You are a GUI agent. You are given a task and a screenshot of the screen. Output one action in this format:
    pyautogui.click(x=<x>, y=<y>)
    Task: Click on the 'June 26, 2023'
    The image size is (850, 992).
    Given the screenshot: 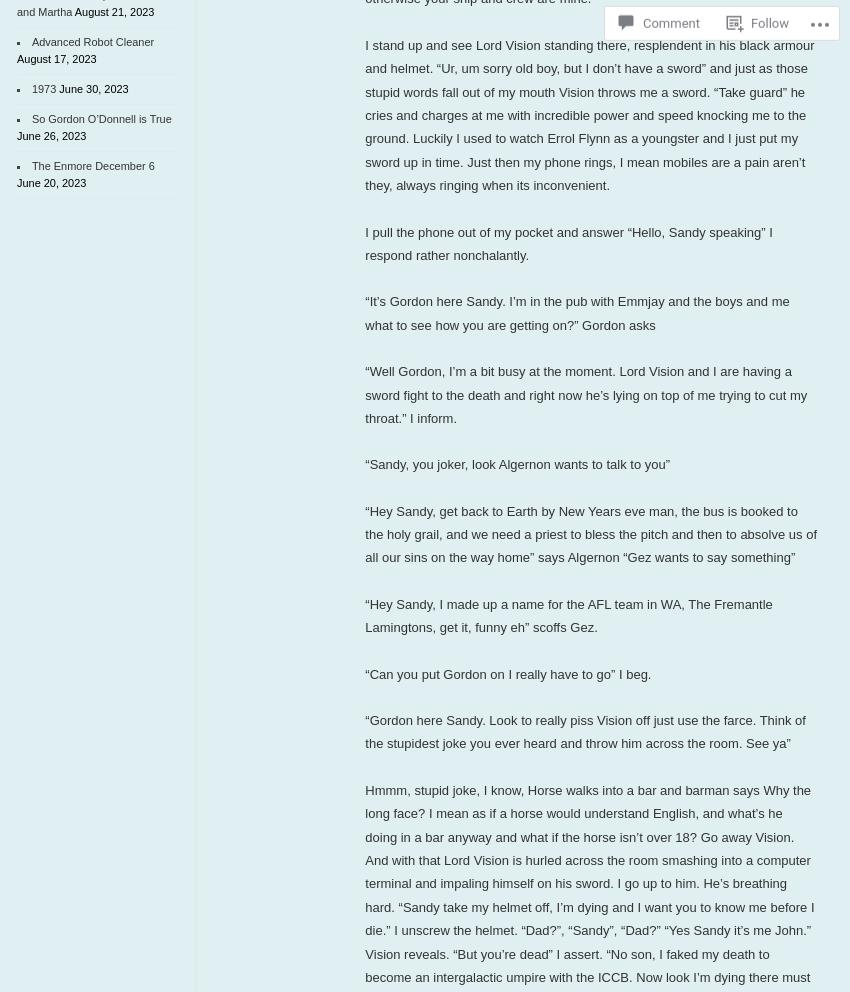 What is the action you would take?
    pyautogui.click(x=16, y=135)
    